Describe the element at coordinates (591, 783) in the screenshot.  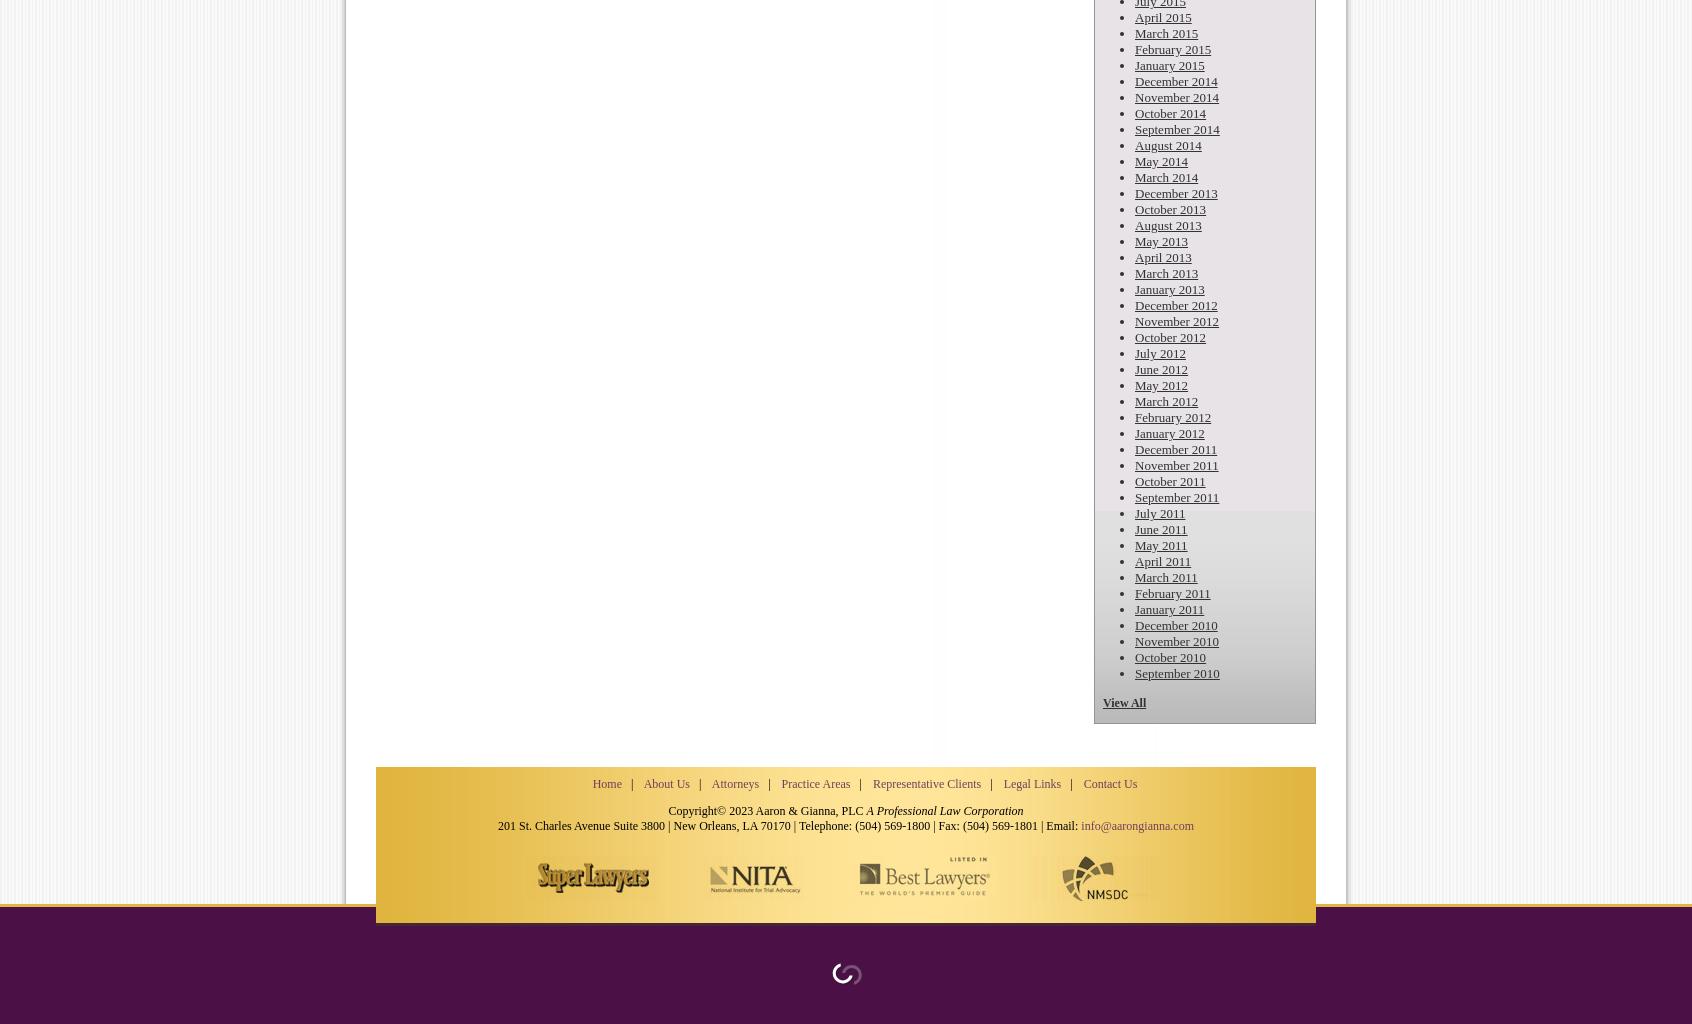
I see `'Home'` at that location.